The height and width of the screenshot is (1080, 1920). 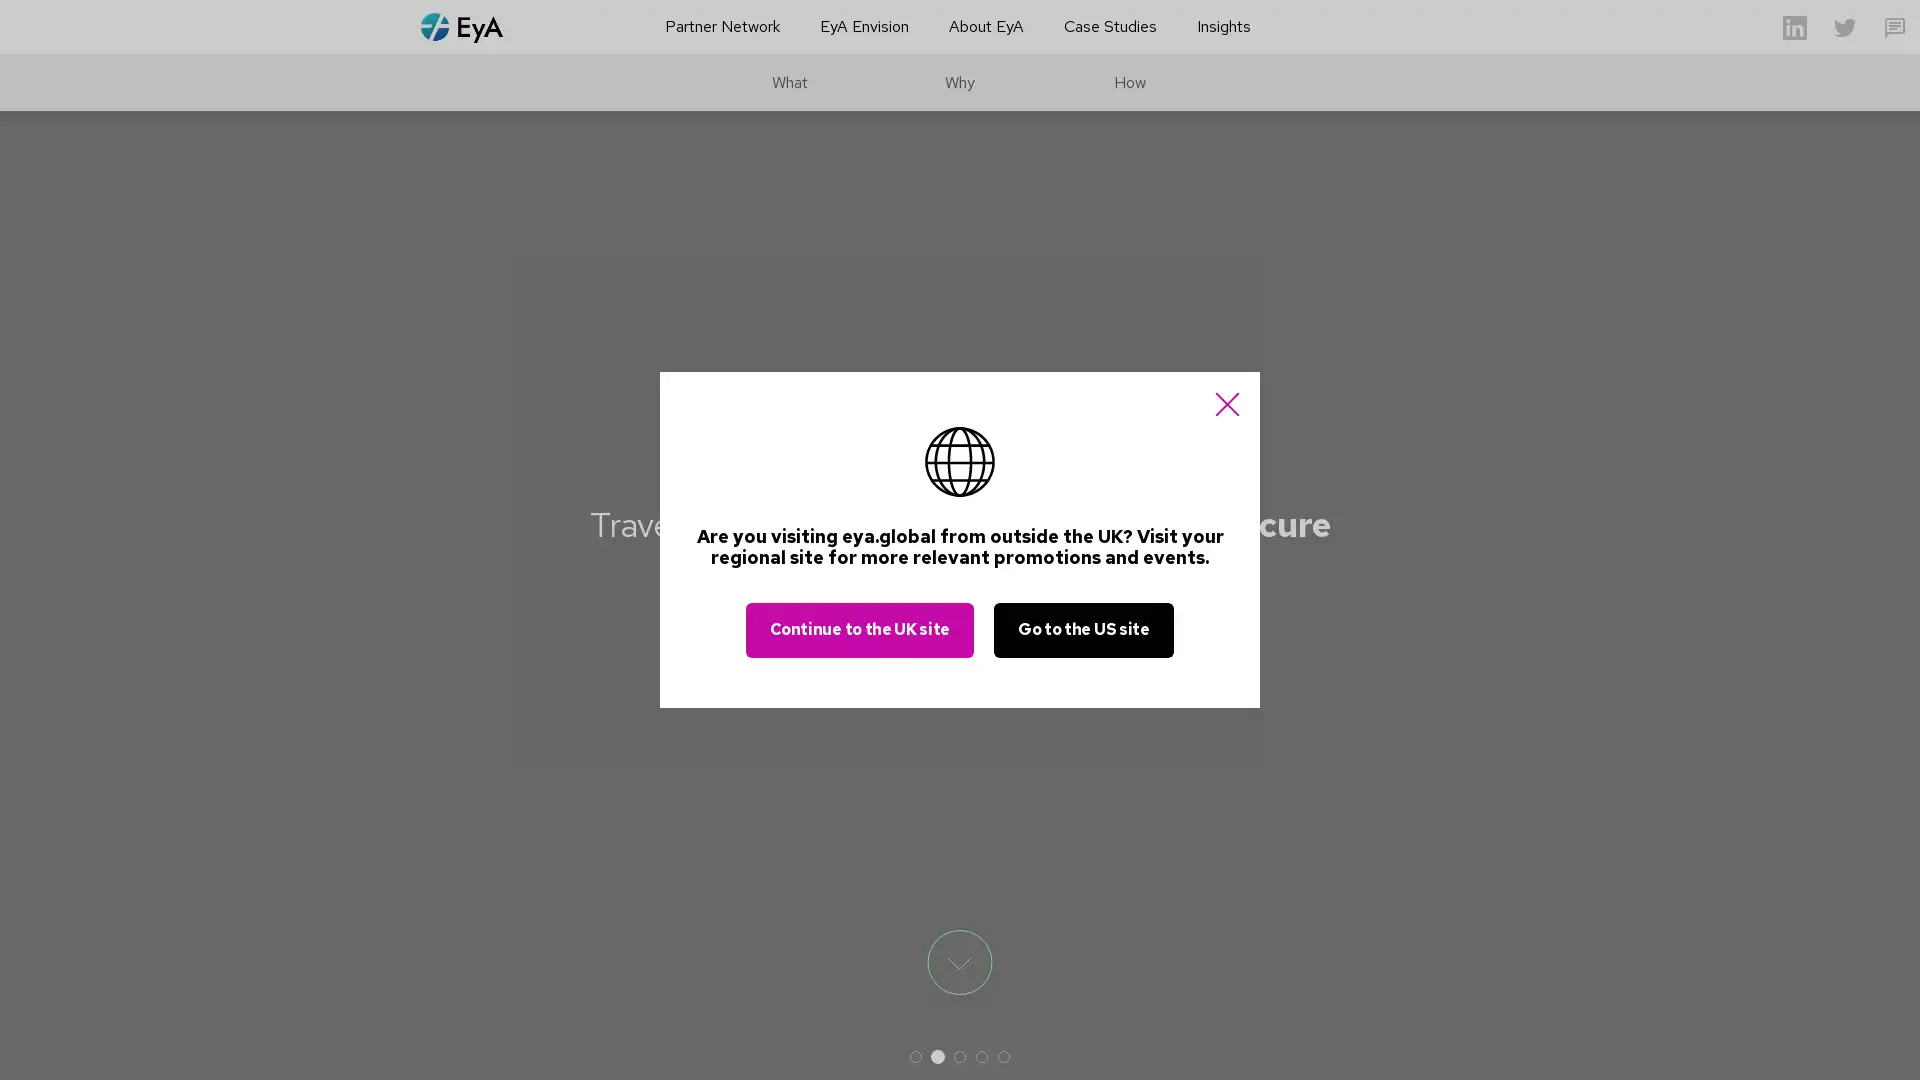 I want to click on 3, so click(x=960, y=1055).